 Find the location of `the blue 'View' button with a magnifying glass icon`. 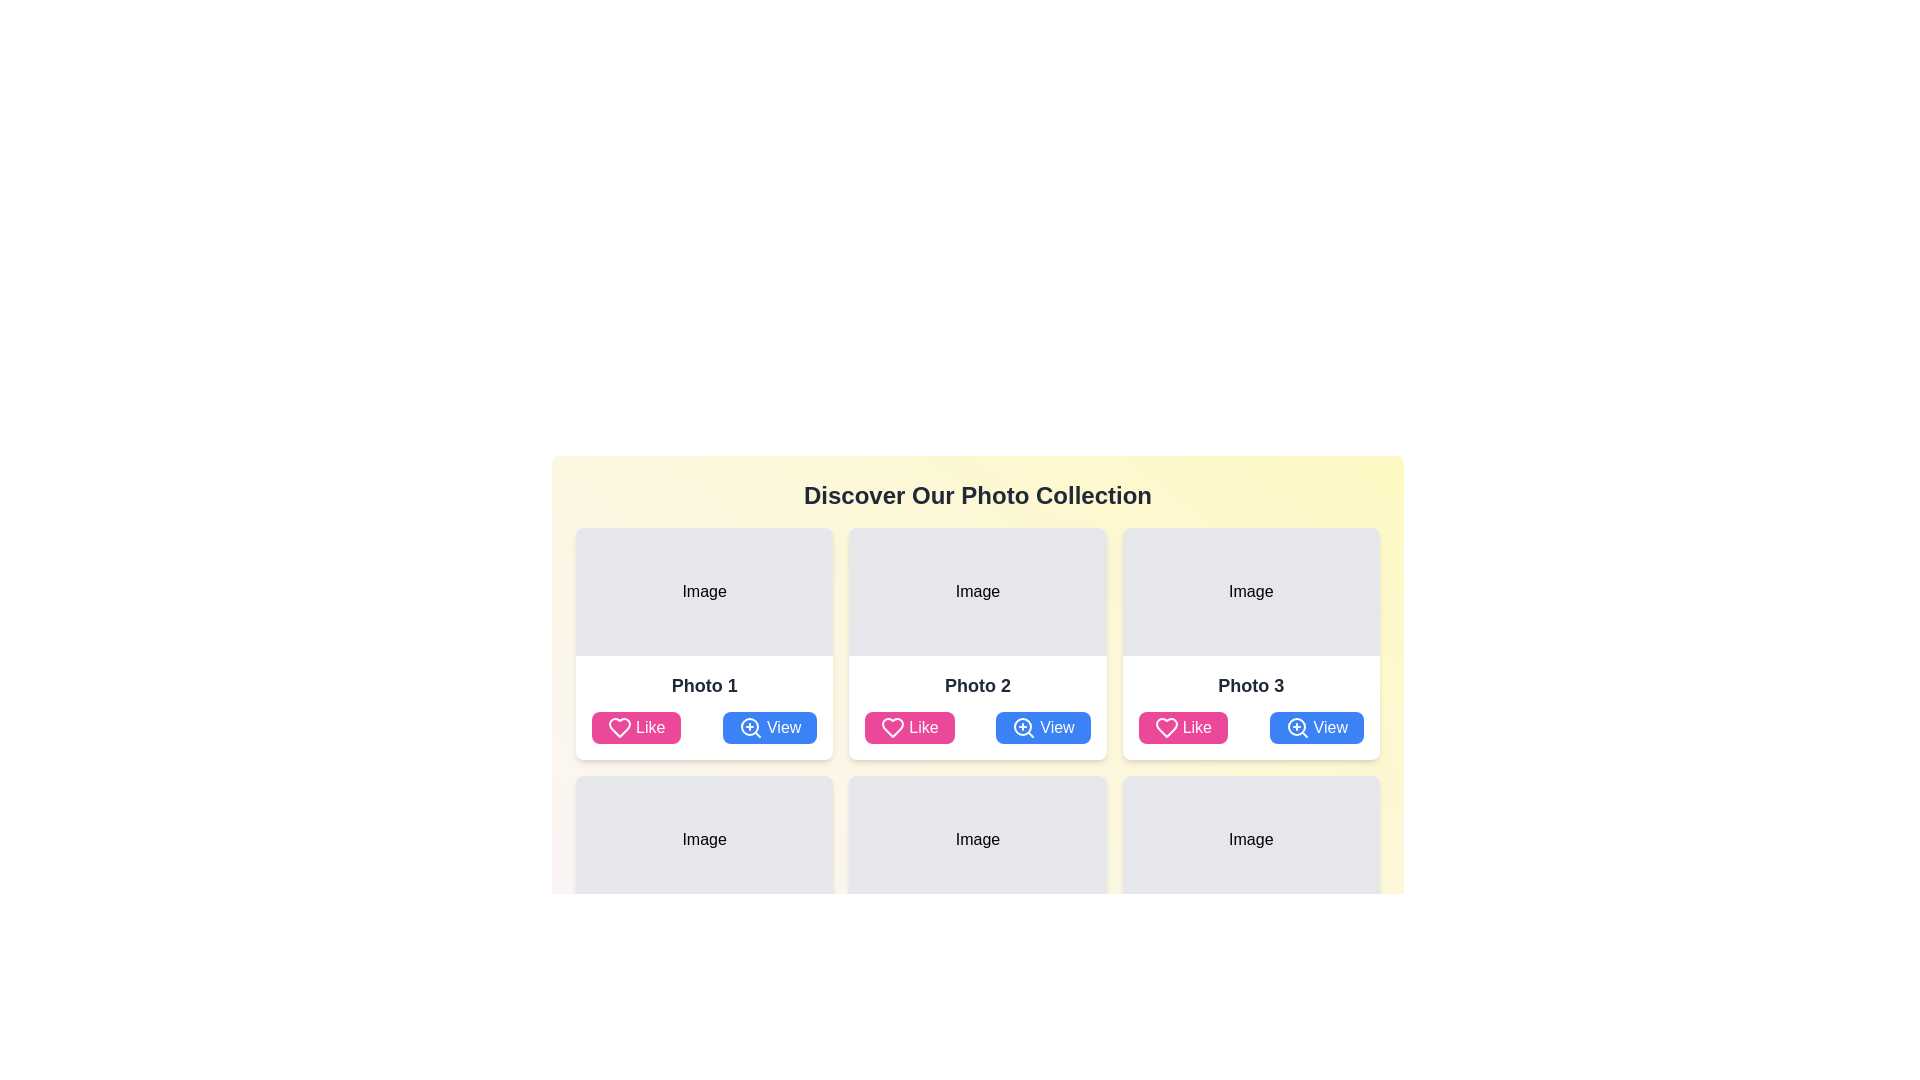

the blue 'View' button with a magnifying glass icon is located at coordinates (1042, 728).